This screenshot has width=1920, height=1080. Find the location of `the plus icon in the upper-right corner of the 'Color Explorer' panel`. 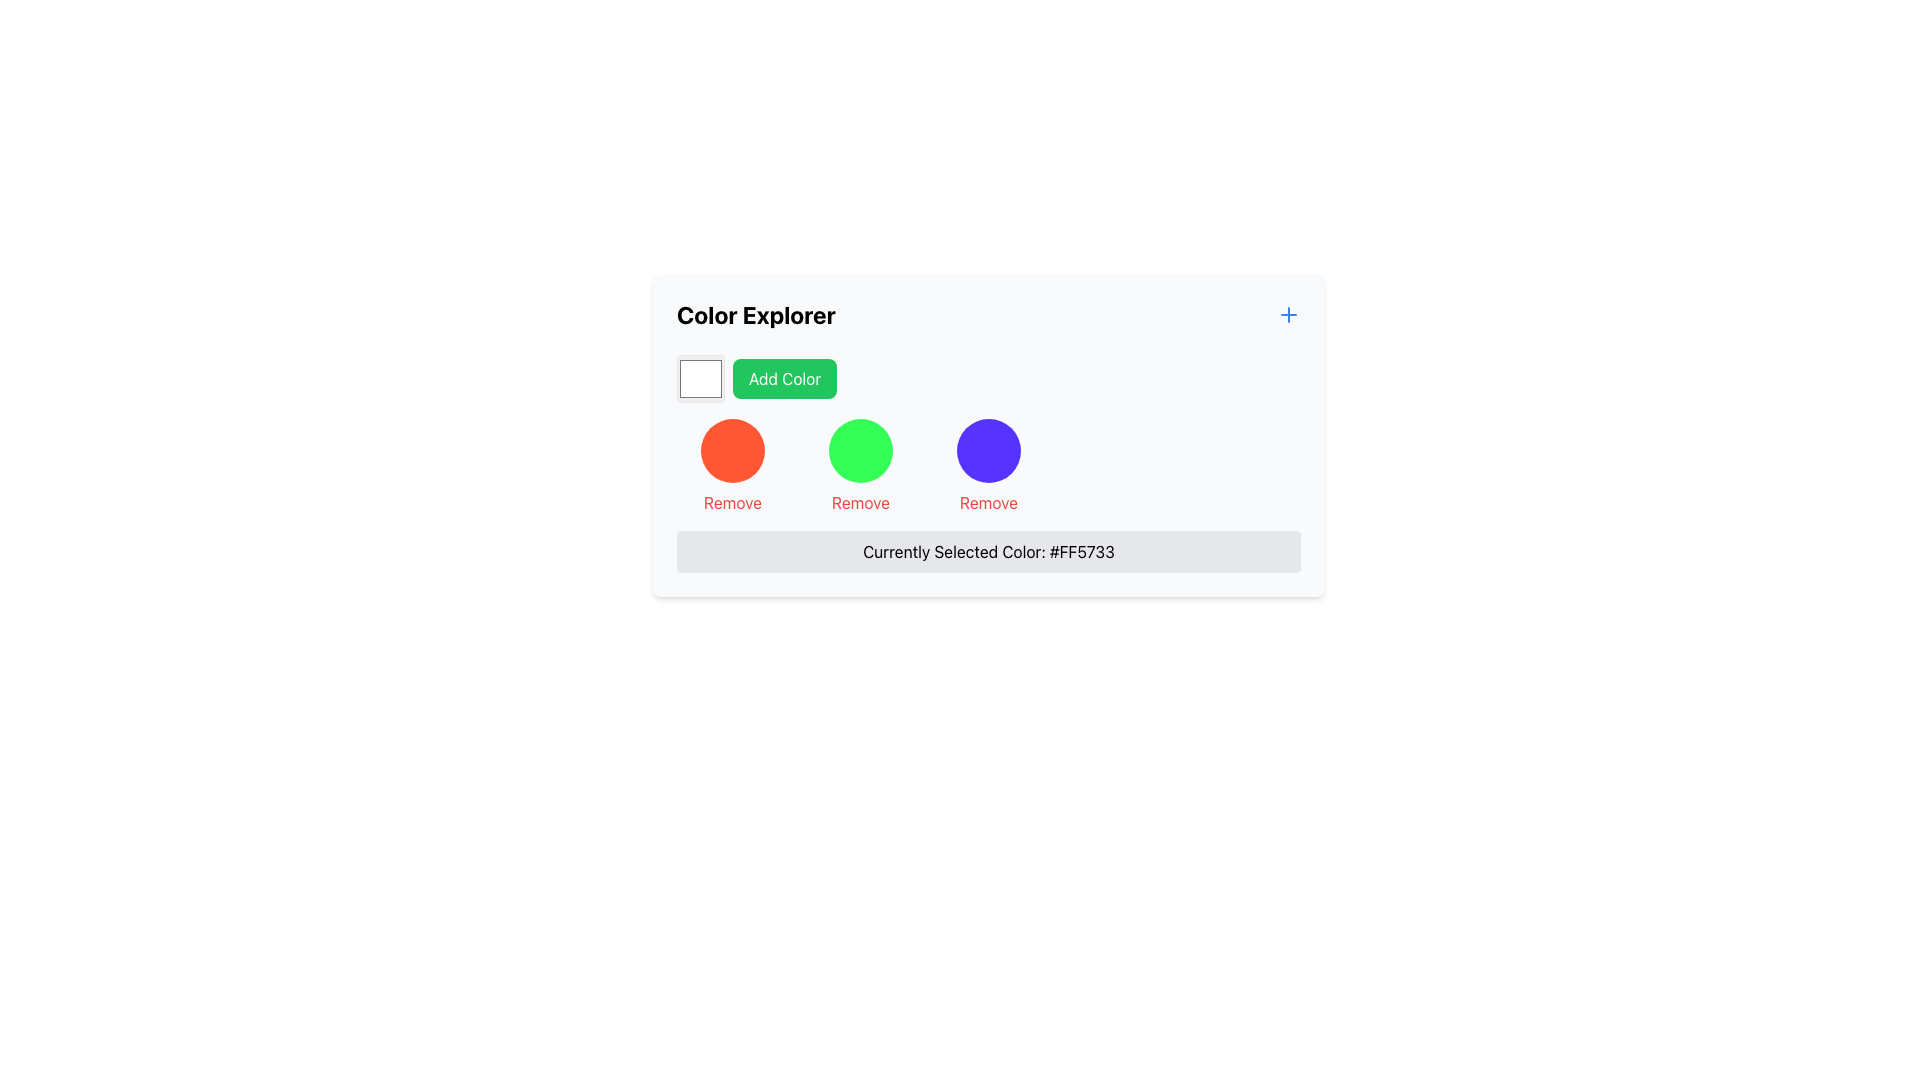

the plus icon in the upper-right corner of the 'Color Explorer' panel is located at coordinates (1289, 315).